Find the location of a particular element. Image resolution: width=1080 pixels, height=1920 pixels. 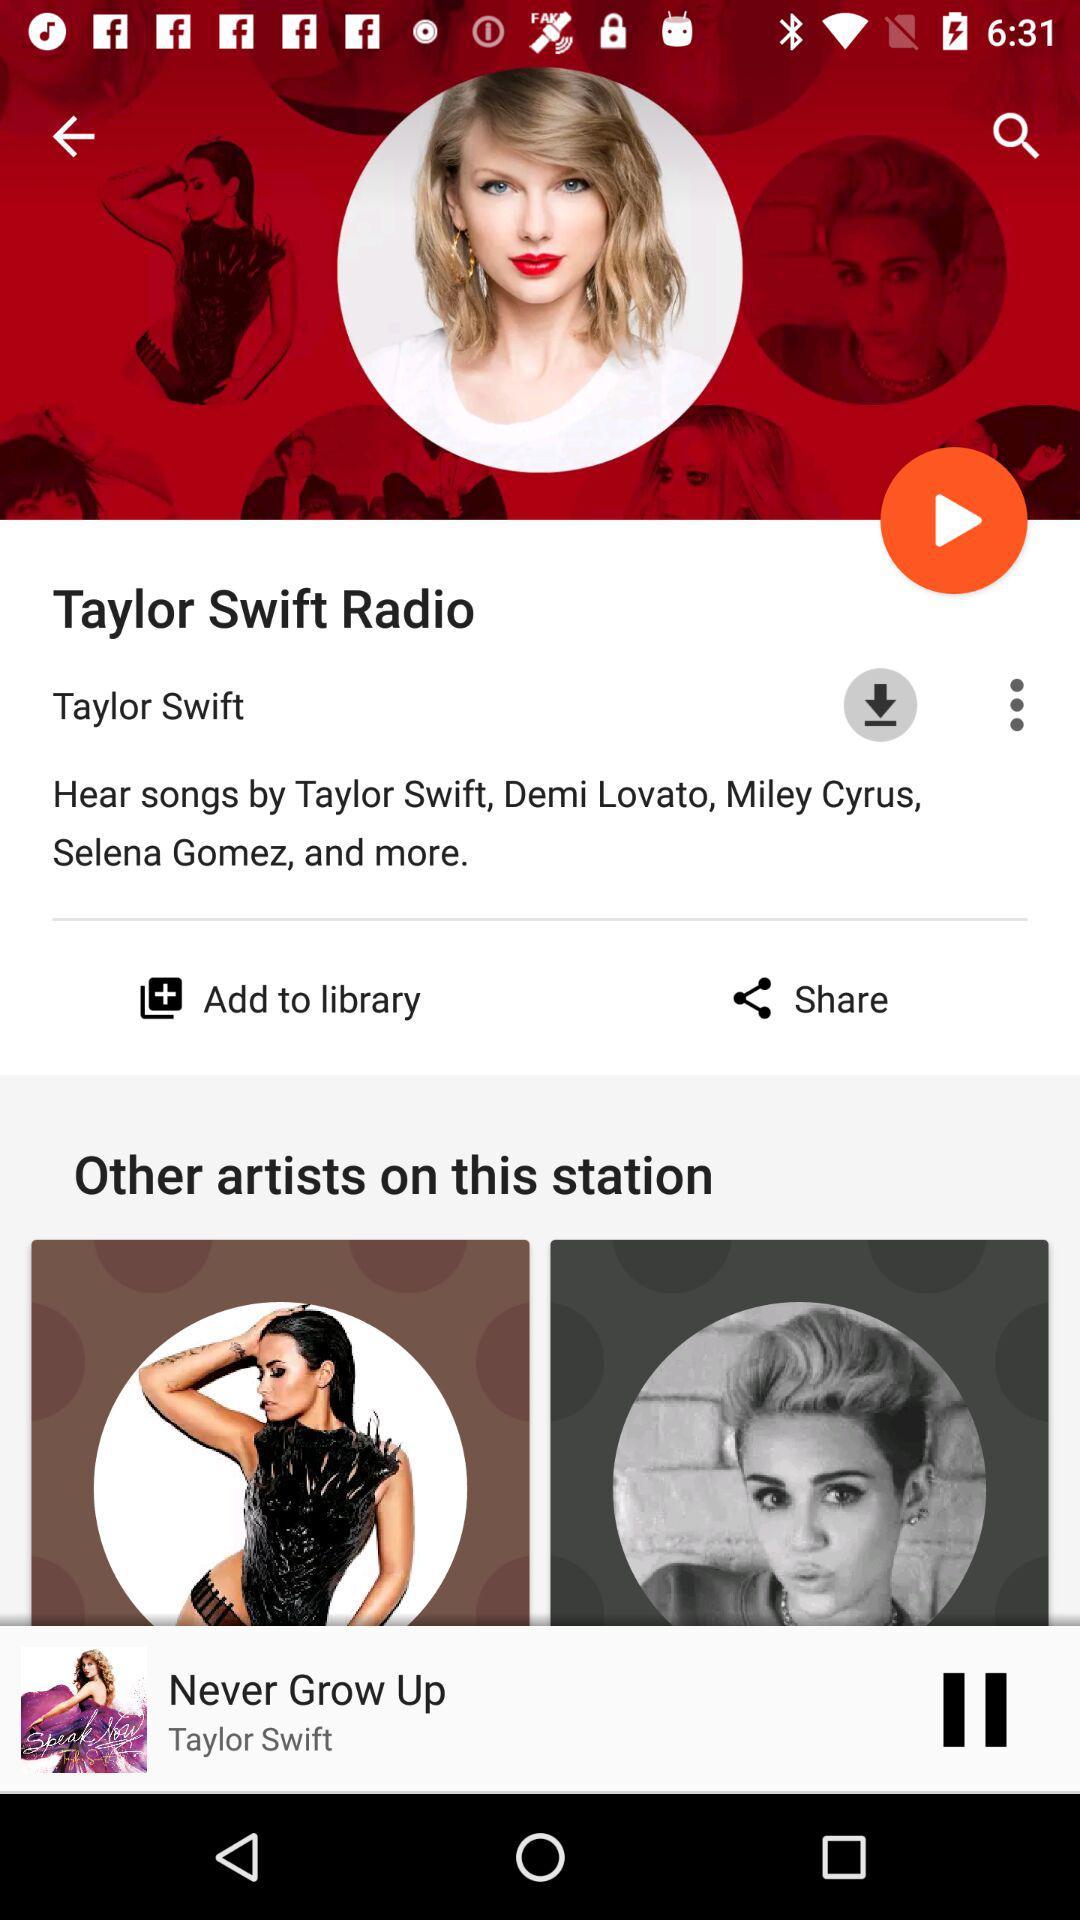

icon left to the text add to library is located at coordinates (160, 998).